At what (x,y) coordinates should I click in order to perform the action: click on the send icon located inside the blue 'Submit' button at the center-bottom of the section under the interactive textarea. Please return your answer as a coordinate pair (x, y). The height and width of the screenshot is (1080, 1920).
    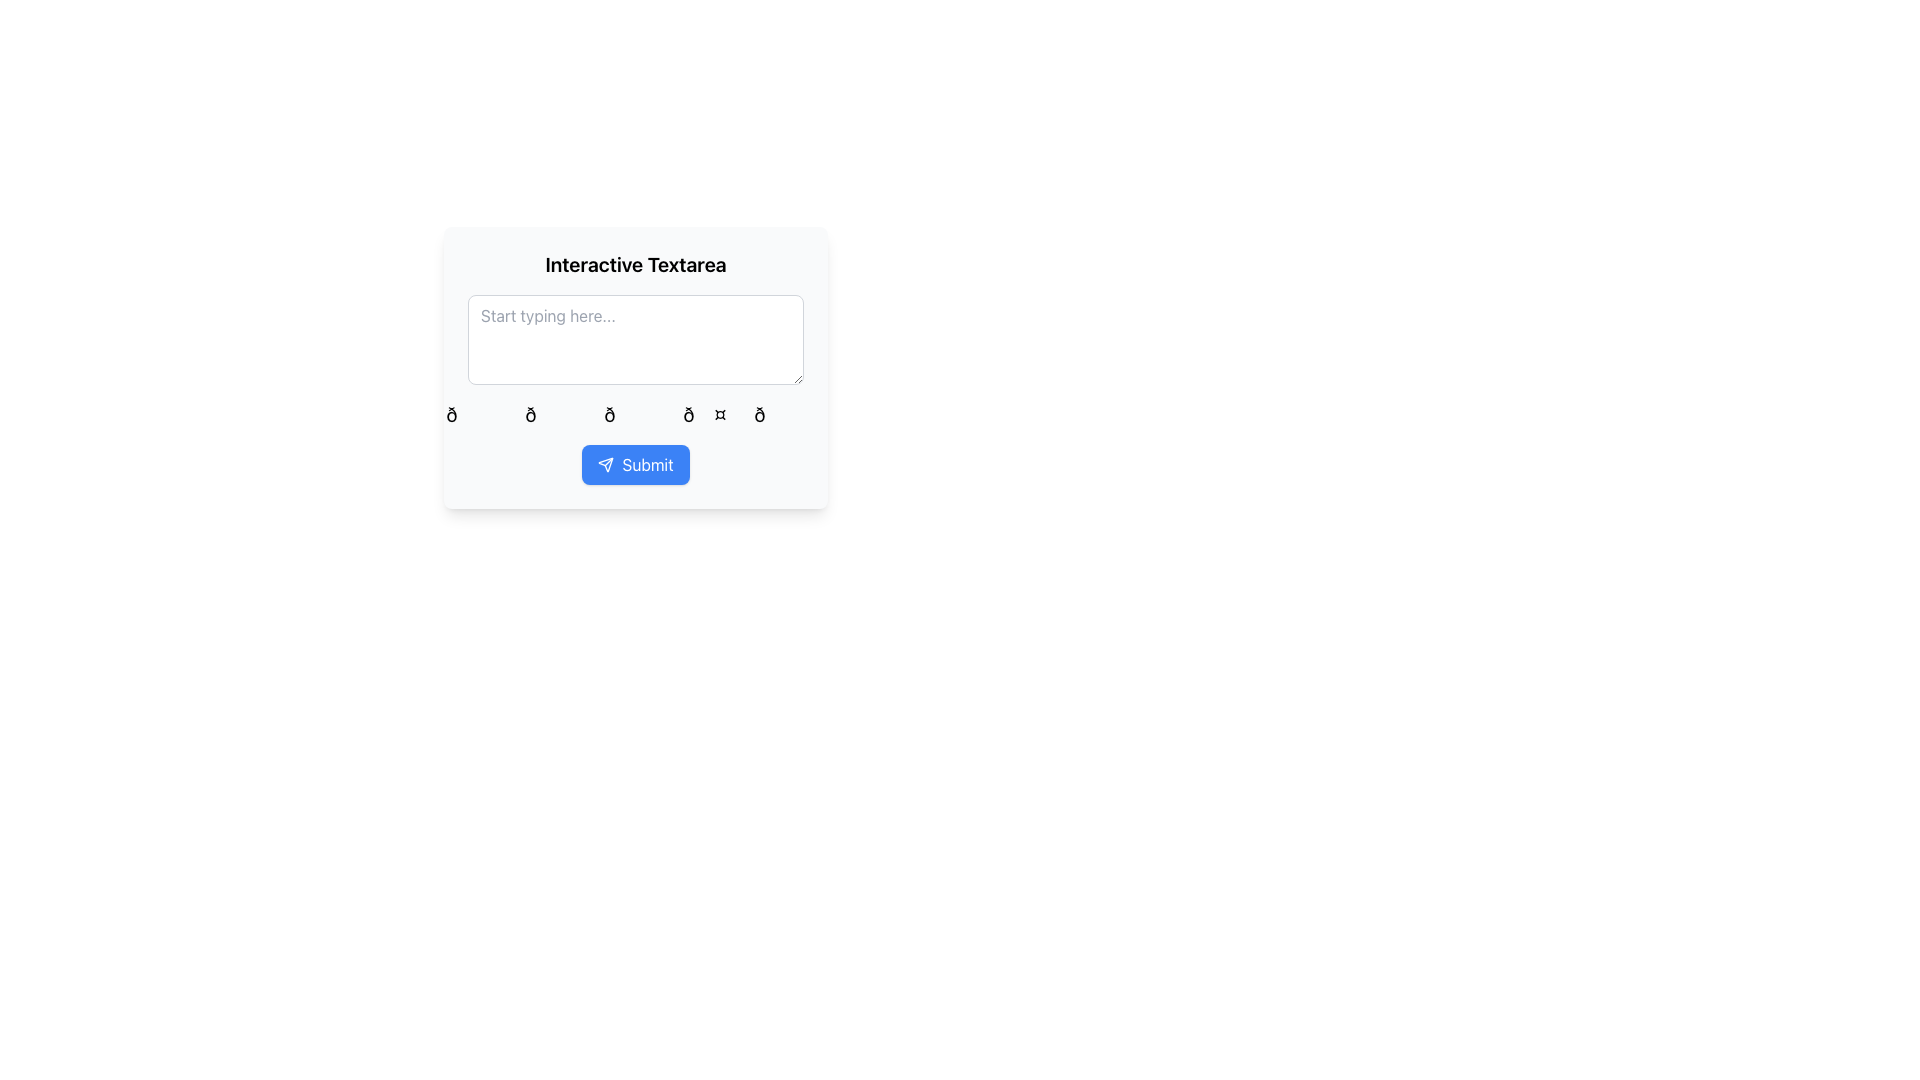
    Looking at the image, I should click on (605, 465).